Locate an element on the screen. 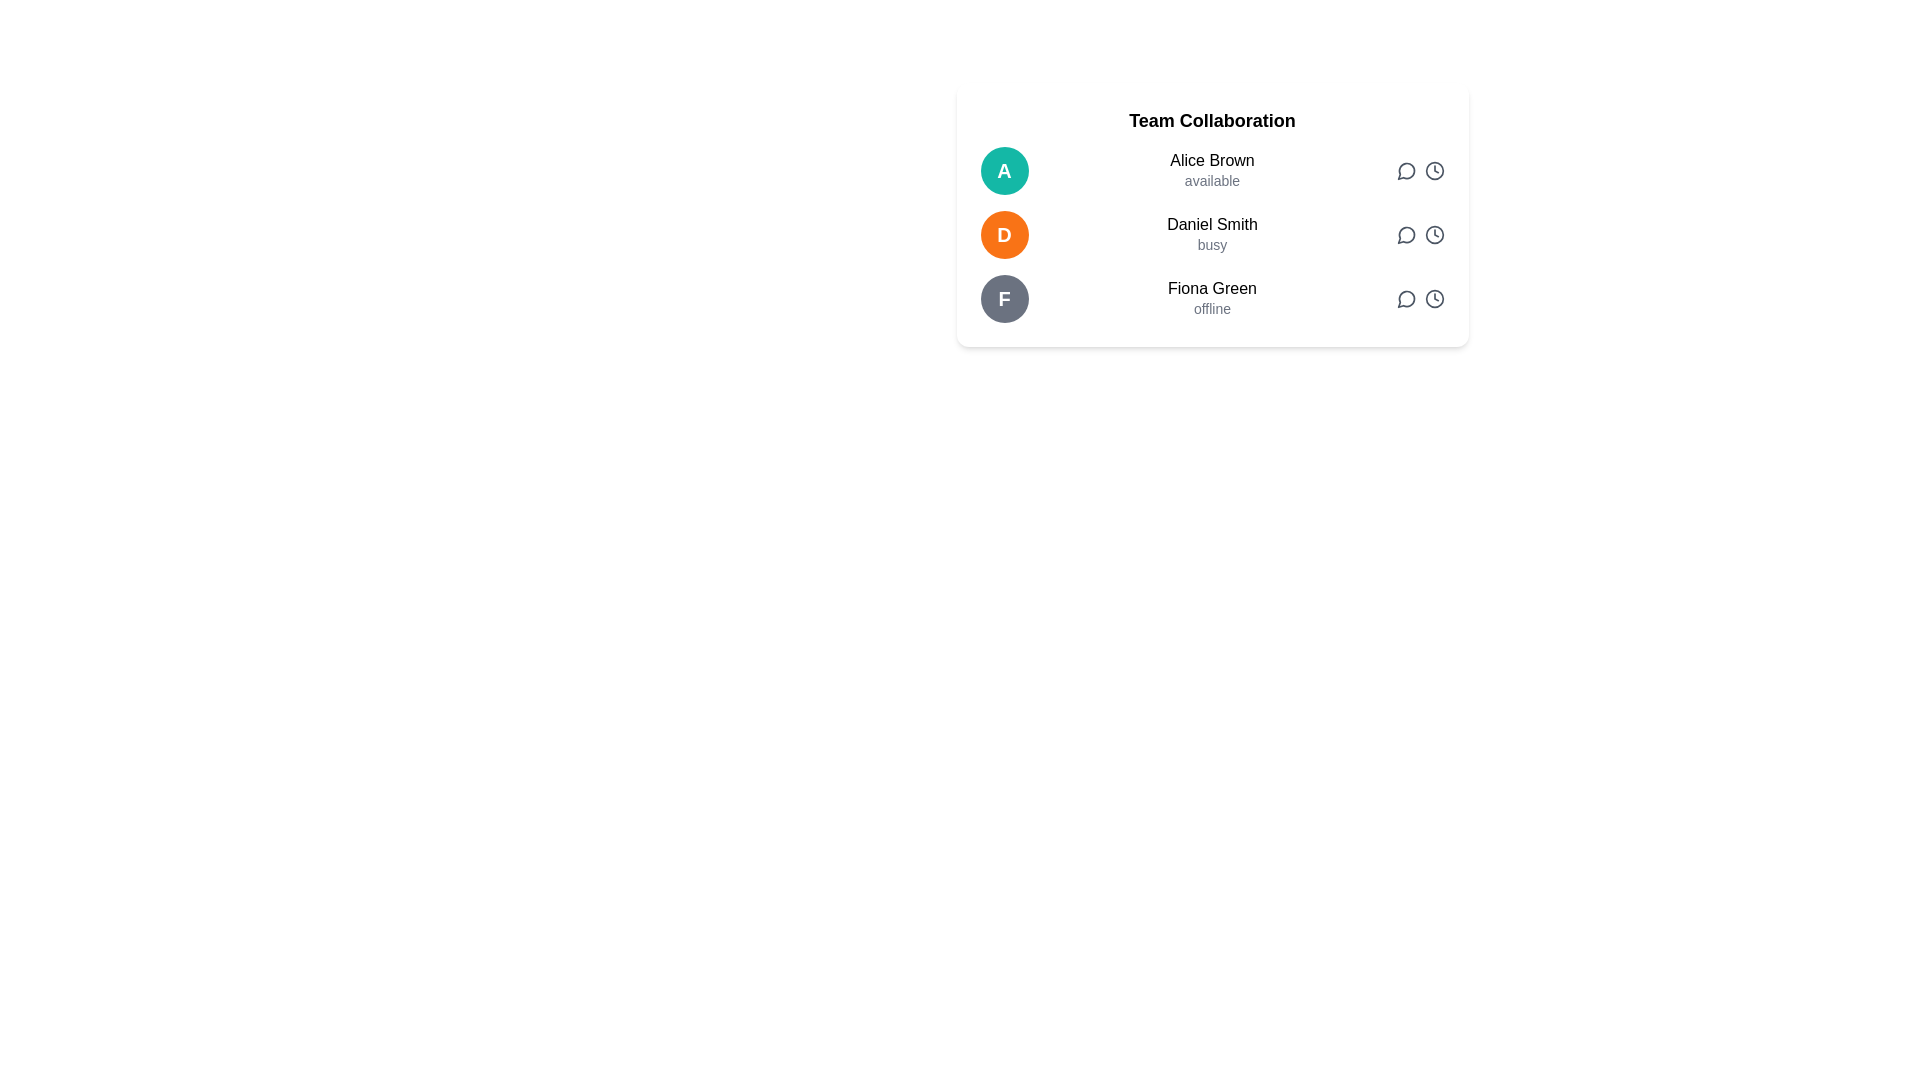  the text element displaying 'Fiona Green' located in the Team Collaboration section, positioned in the third row of user entries, next to the circular icon with the letter 'F' is located at coordinates (1211, 289).